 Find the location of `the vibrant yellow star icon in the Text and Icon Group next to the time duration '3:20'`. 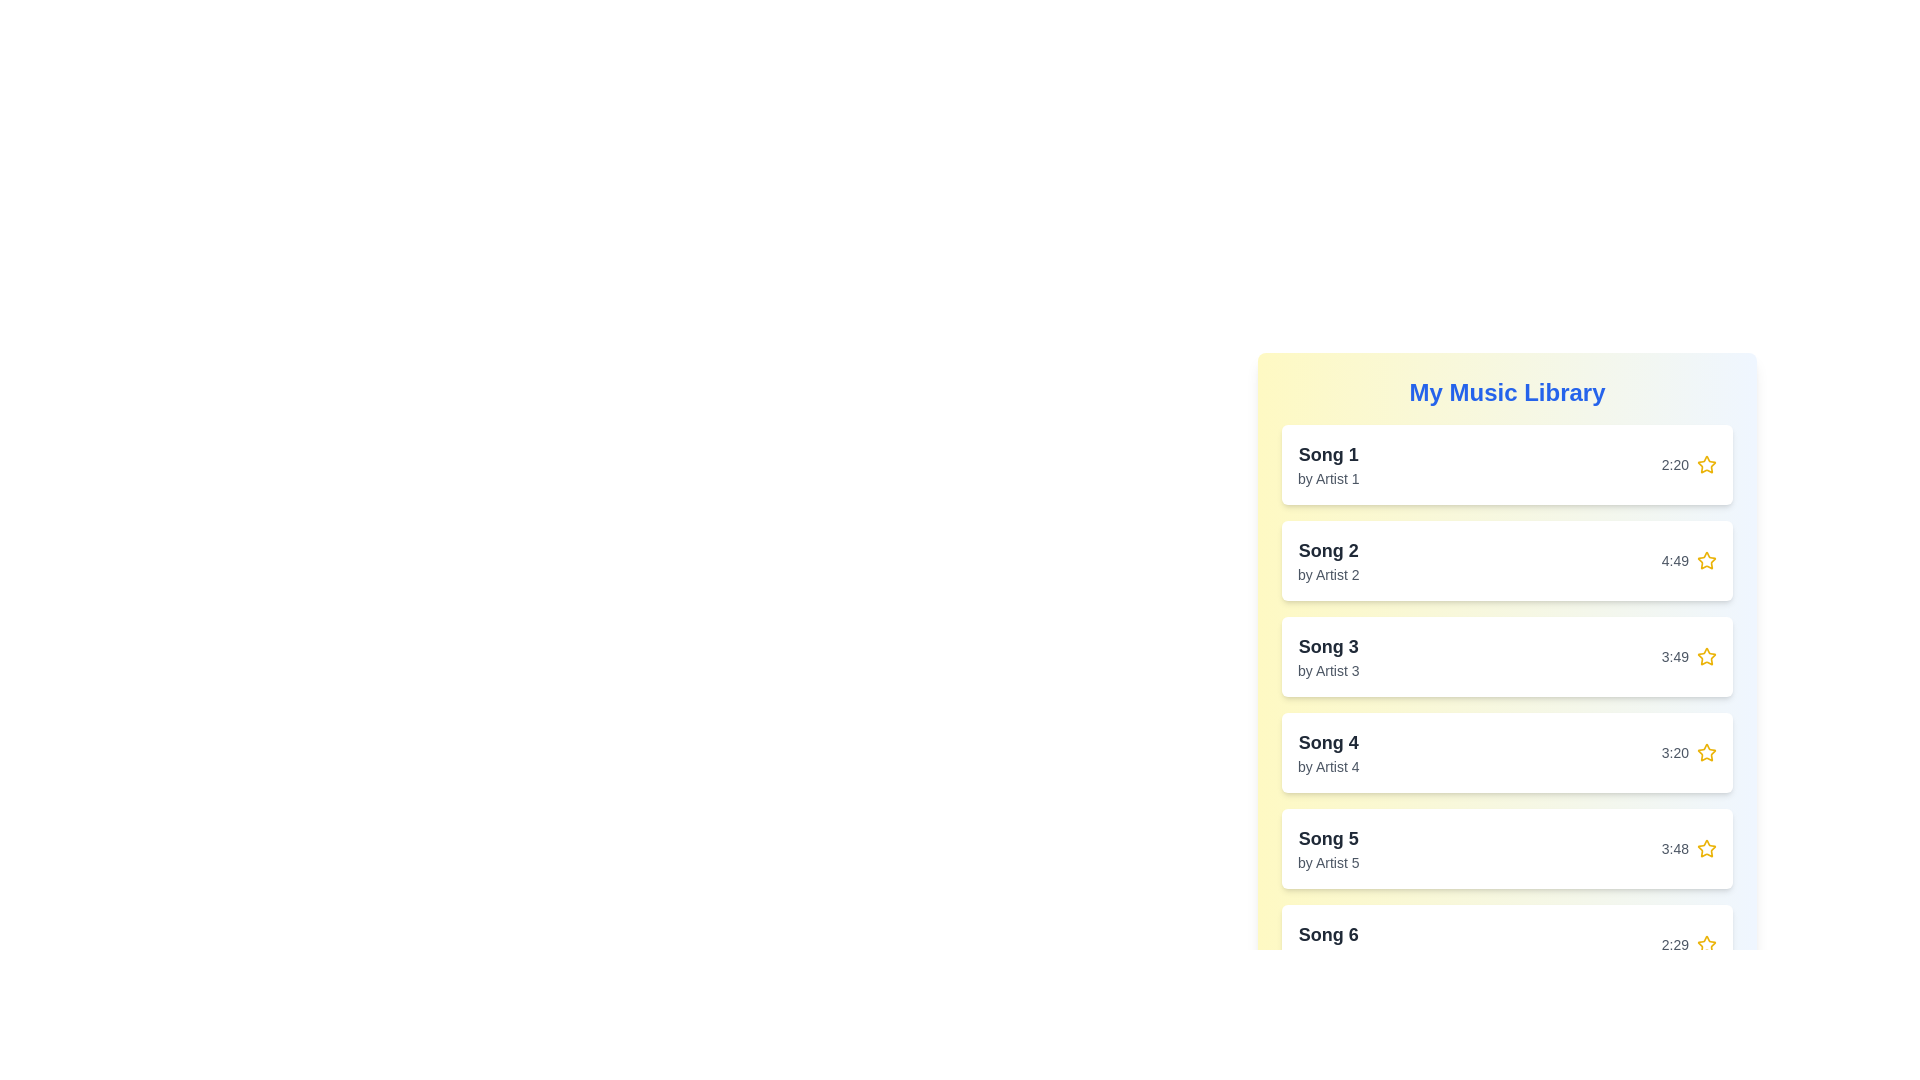

the vibrant yellow star icon in the Text and Icon Group next to the time duration '3:20' is located at coordinates (1688, 752).